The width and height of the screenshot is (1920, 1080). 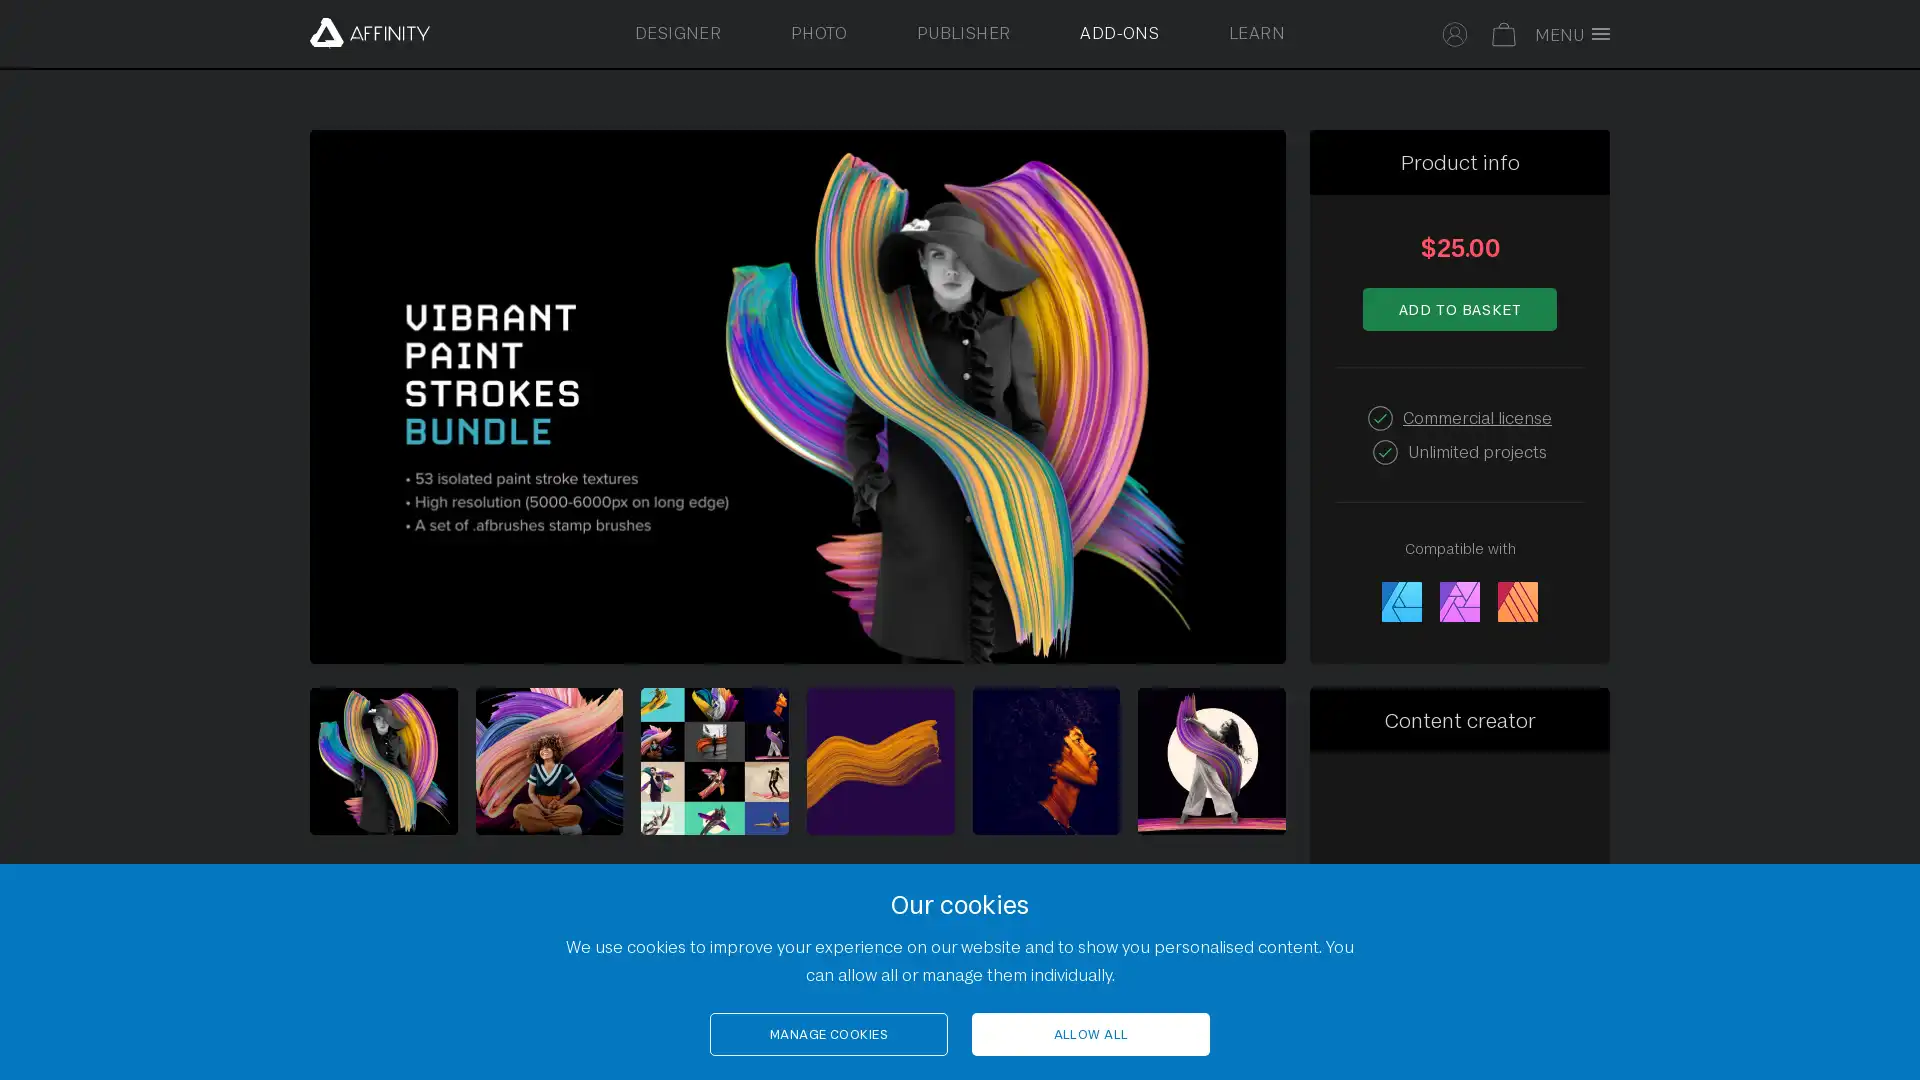 What do you see at coordinates (548, 760) in the screenshot?
I see `Select to view image 2` at bounding box center [548, 760].